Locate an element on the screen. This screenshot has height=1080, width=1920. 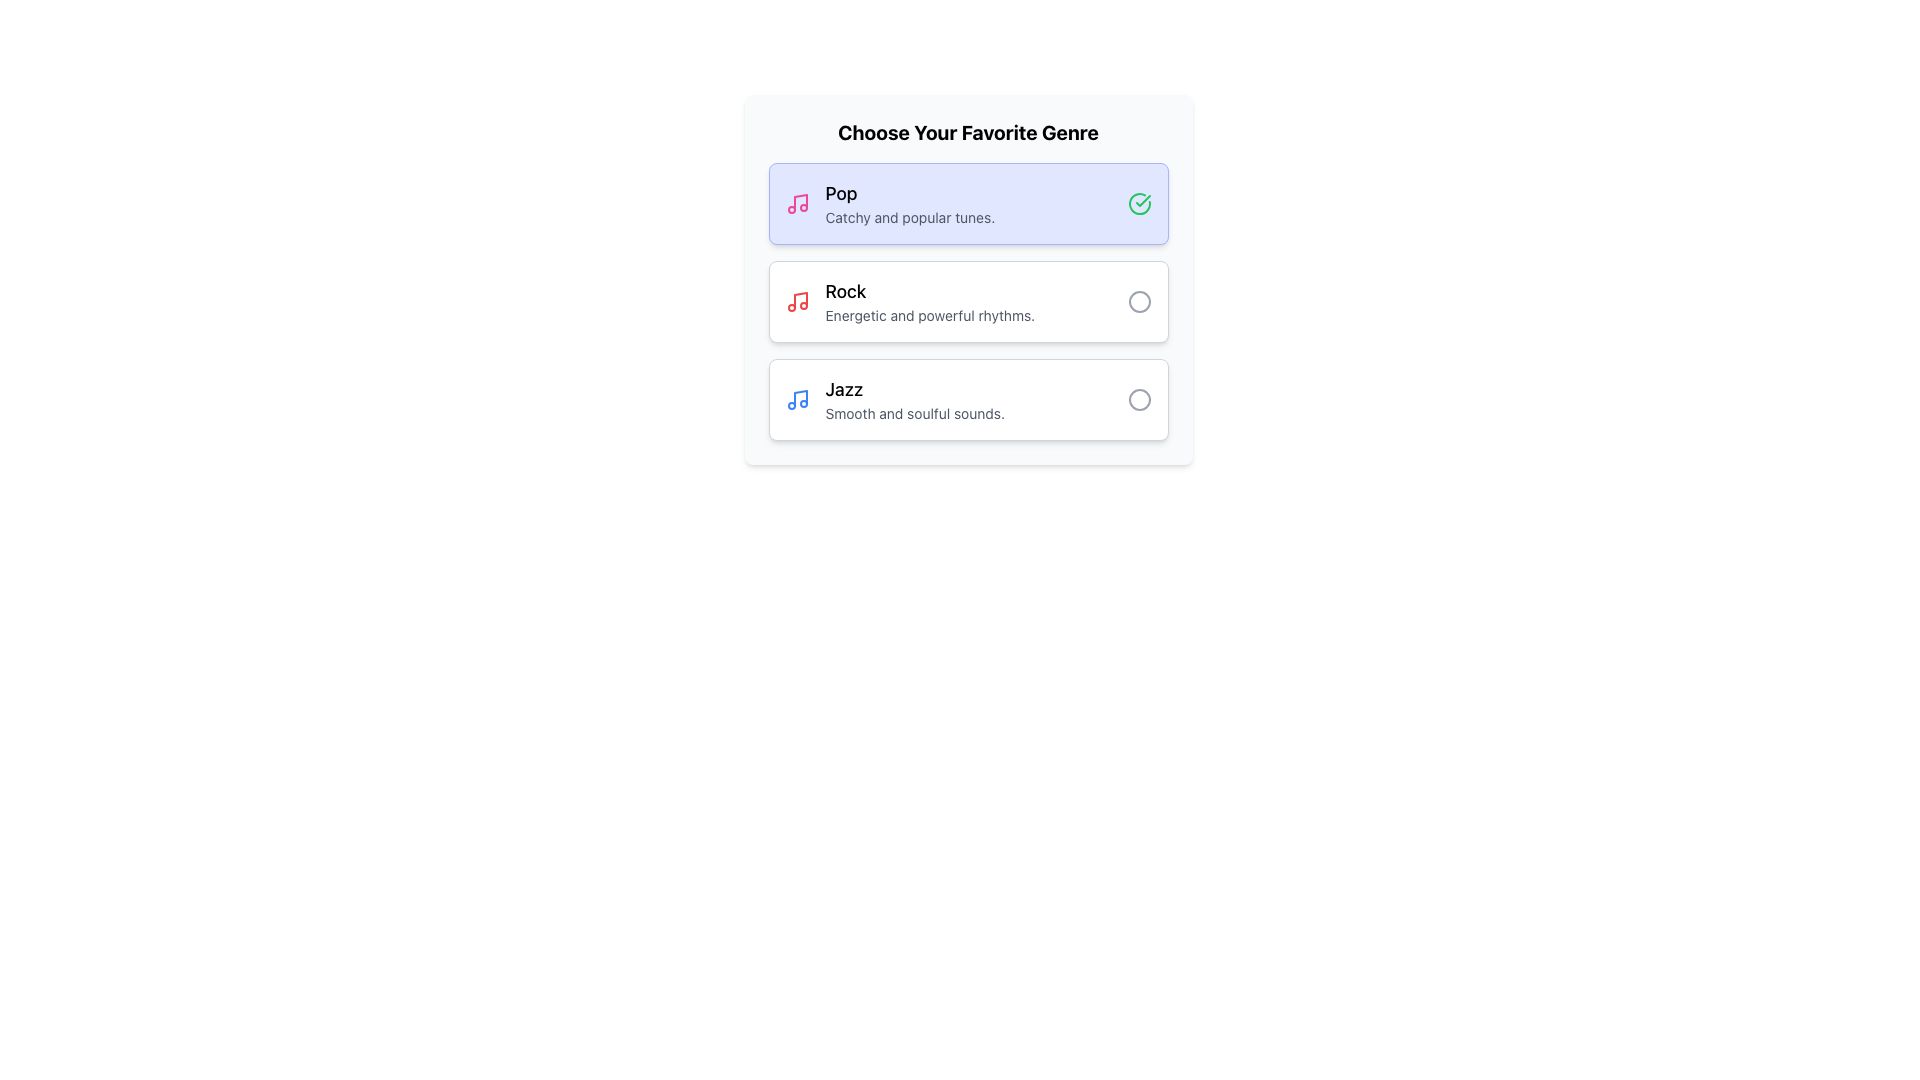
the checkmark-shaped icon within the SVG graphic is located at coordinates (1142, 200).